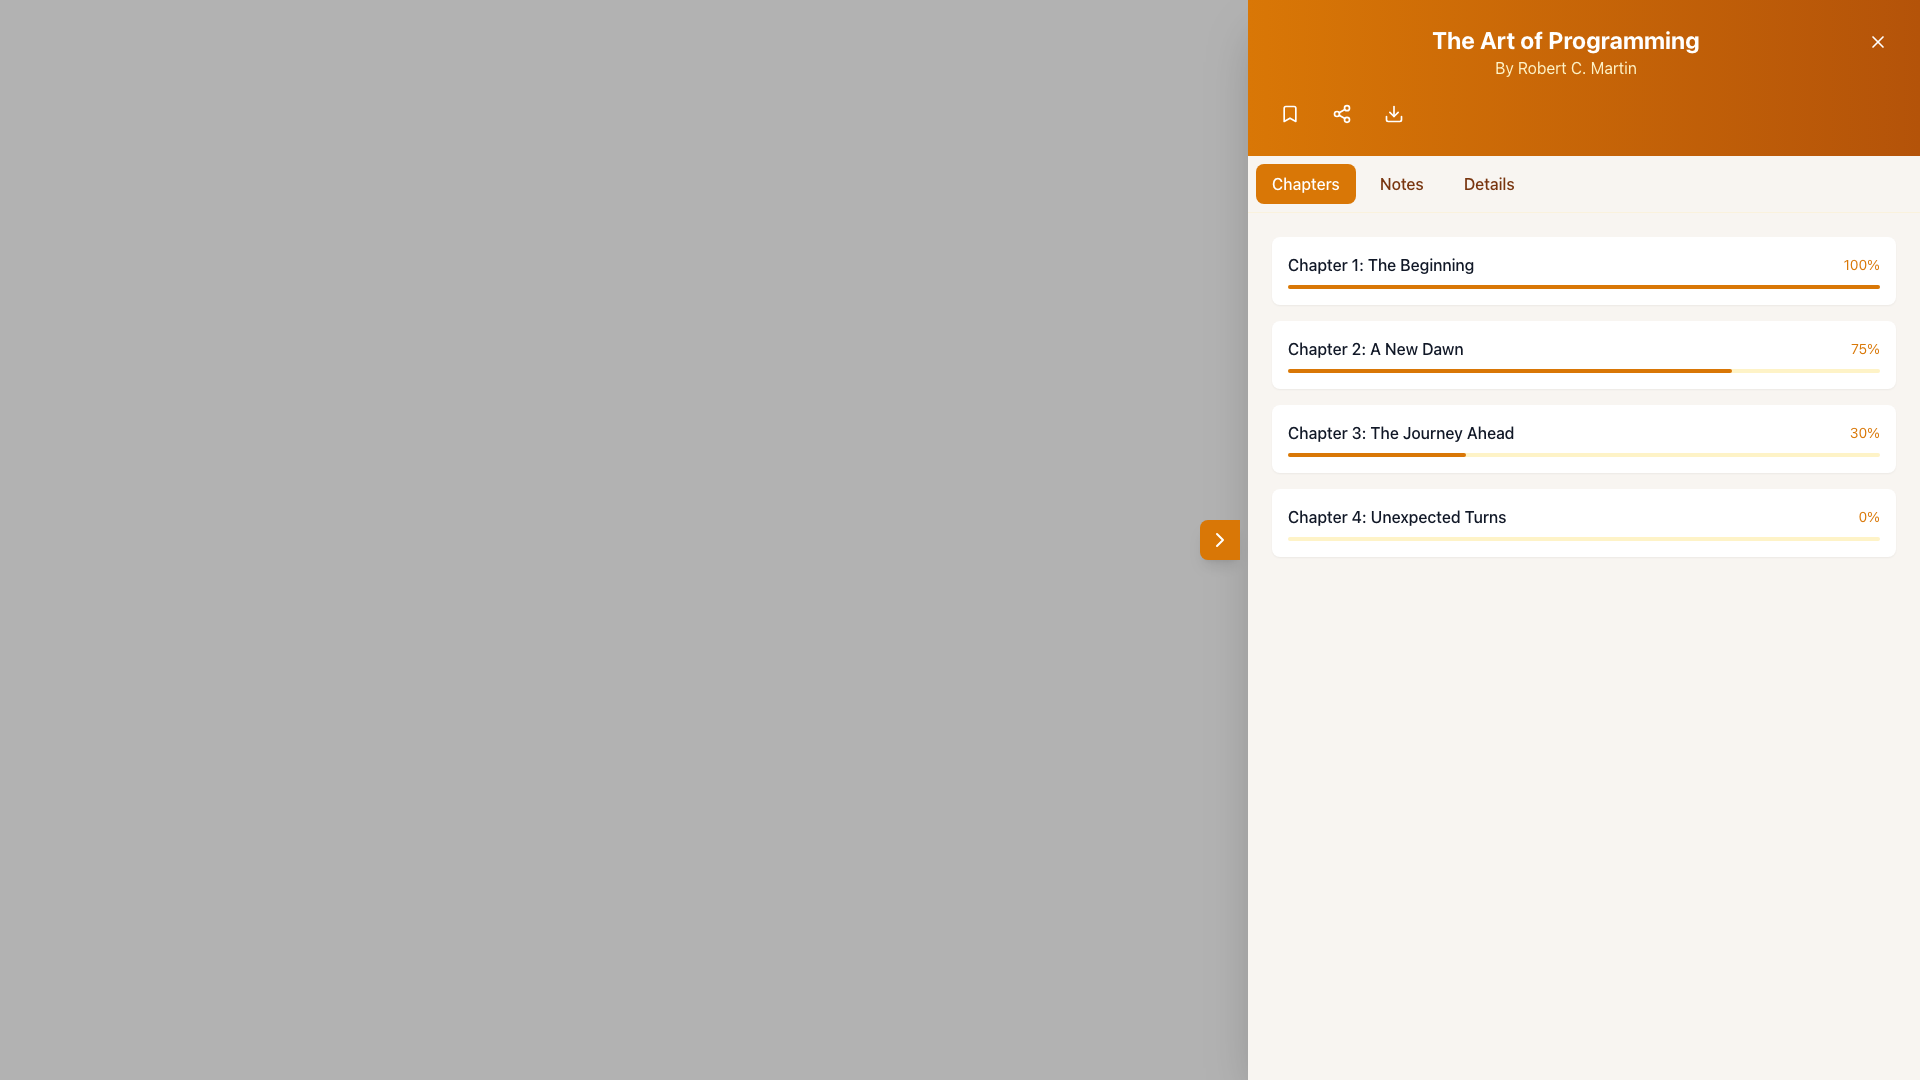 The width and height of the screenshot is (1920, 1080). What do you see at coordinates (1583, 438) in the screenshot?
I see `the Progress tracker representing Chapter 3` at bounding box center [1583, 438].